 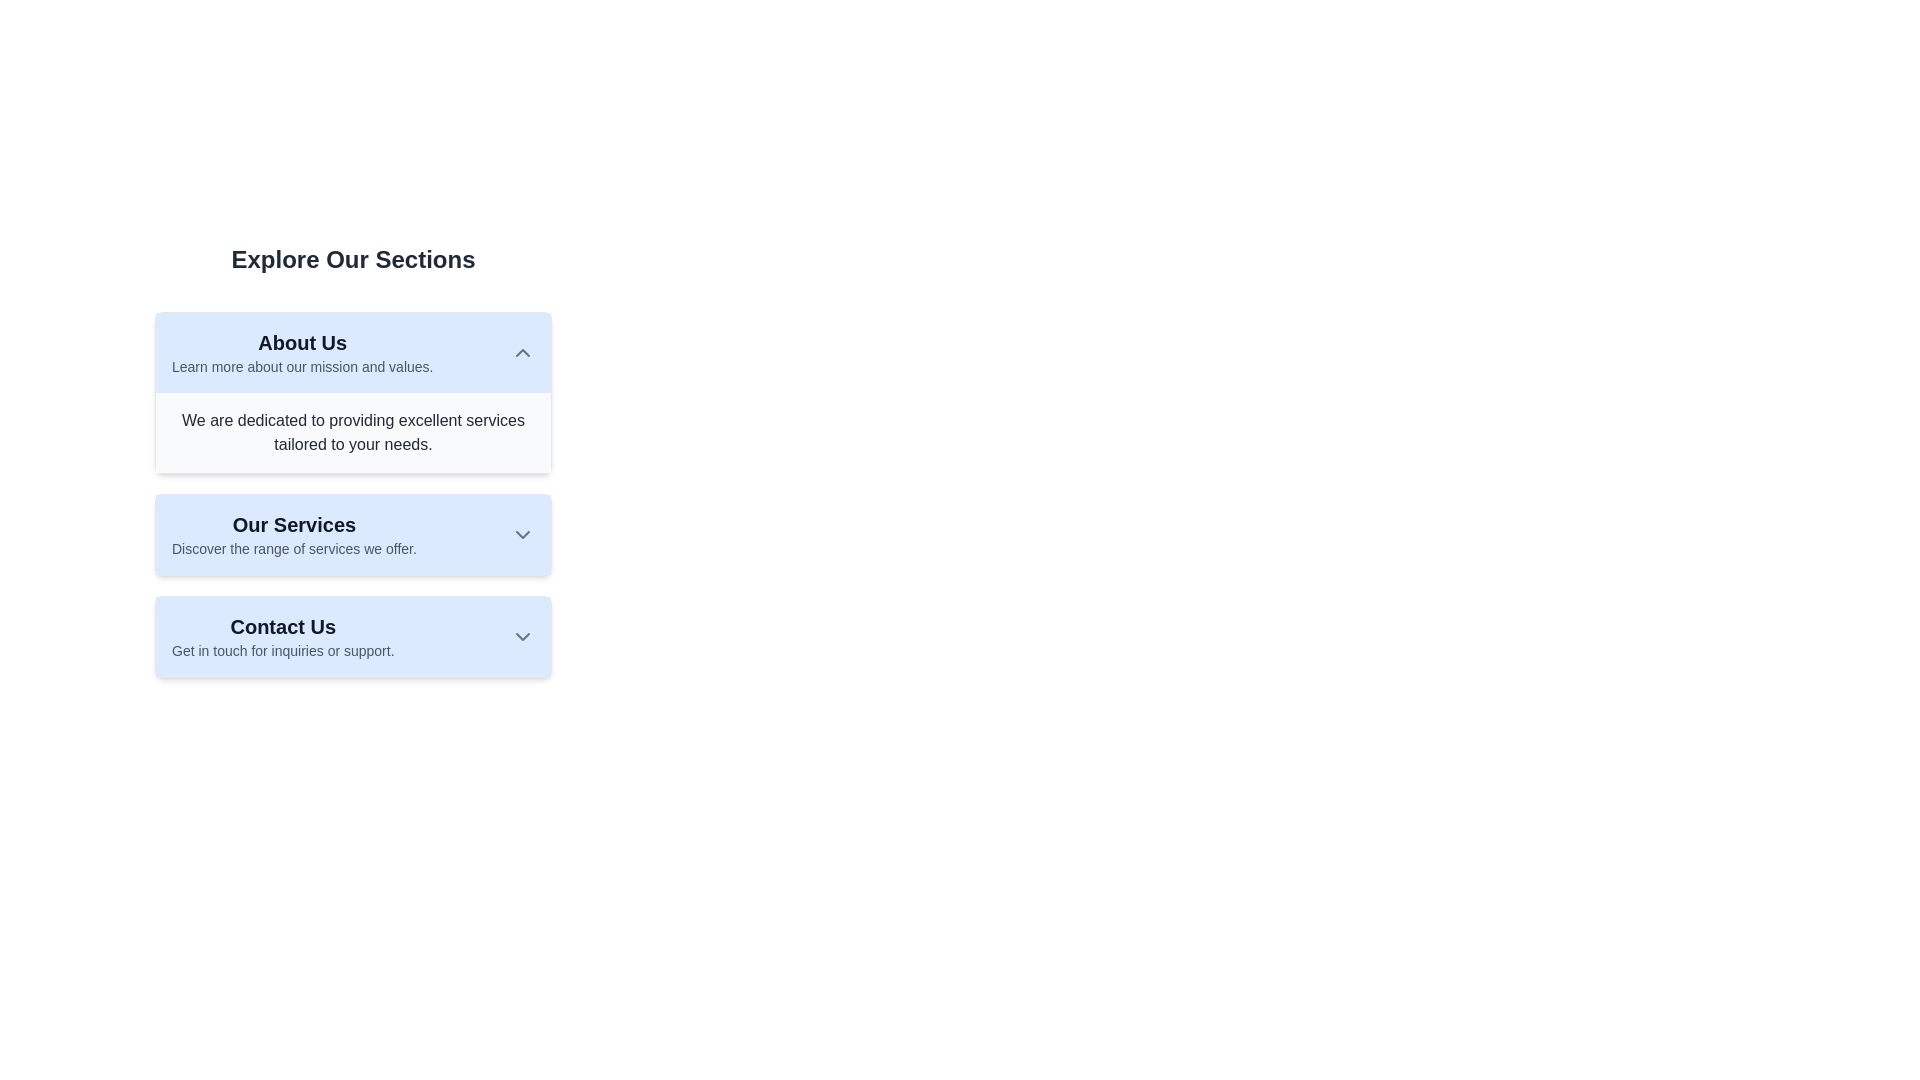 I want to click on the text snippet reading 'Learn more about our mission and values.' which is styled with a smaller gray font and located directly underneath the 'About Us' heading in the first collapsible section, so click(x=301, y=366).